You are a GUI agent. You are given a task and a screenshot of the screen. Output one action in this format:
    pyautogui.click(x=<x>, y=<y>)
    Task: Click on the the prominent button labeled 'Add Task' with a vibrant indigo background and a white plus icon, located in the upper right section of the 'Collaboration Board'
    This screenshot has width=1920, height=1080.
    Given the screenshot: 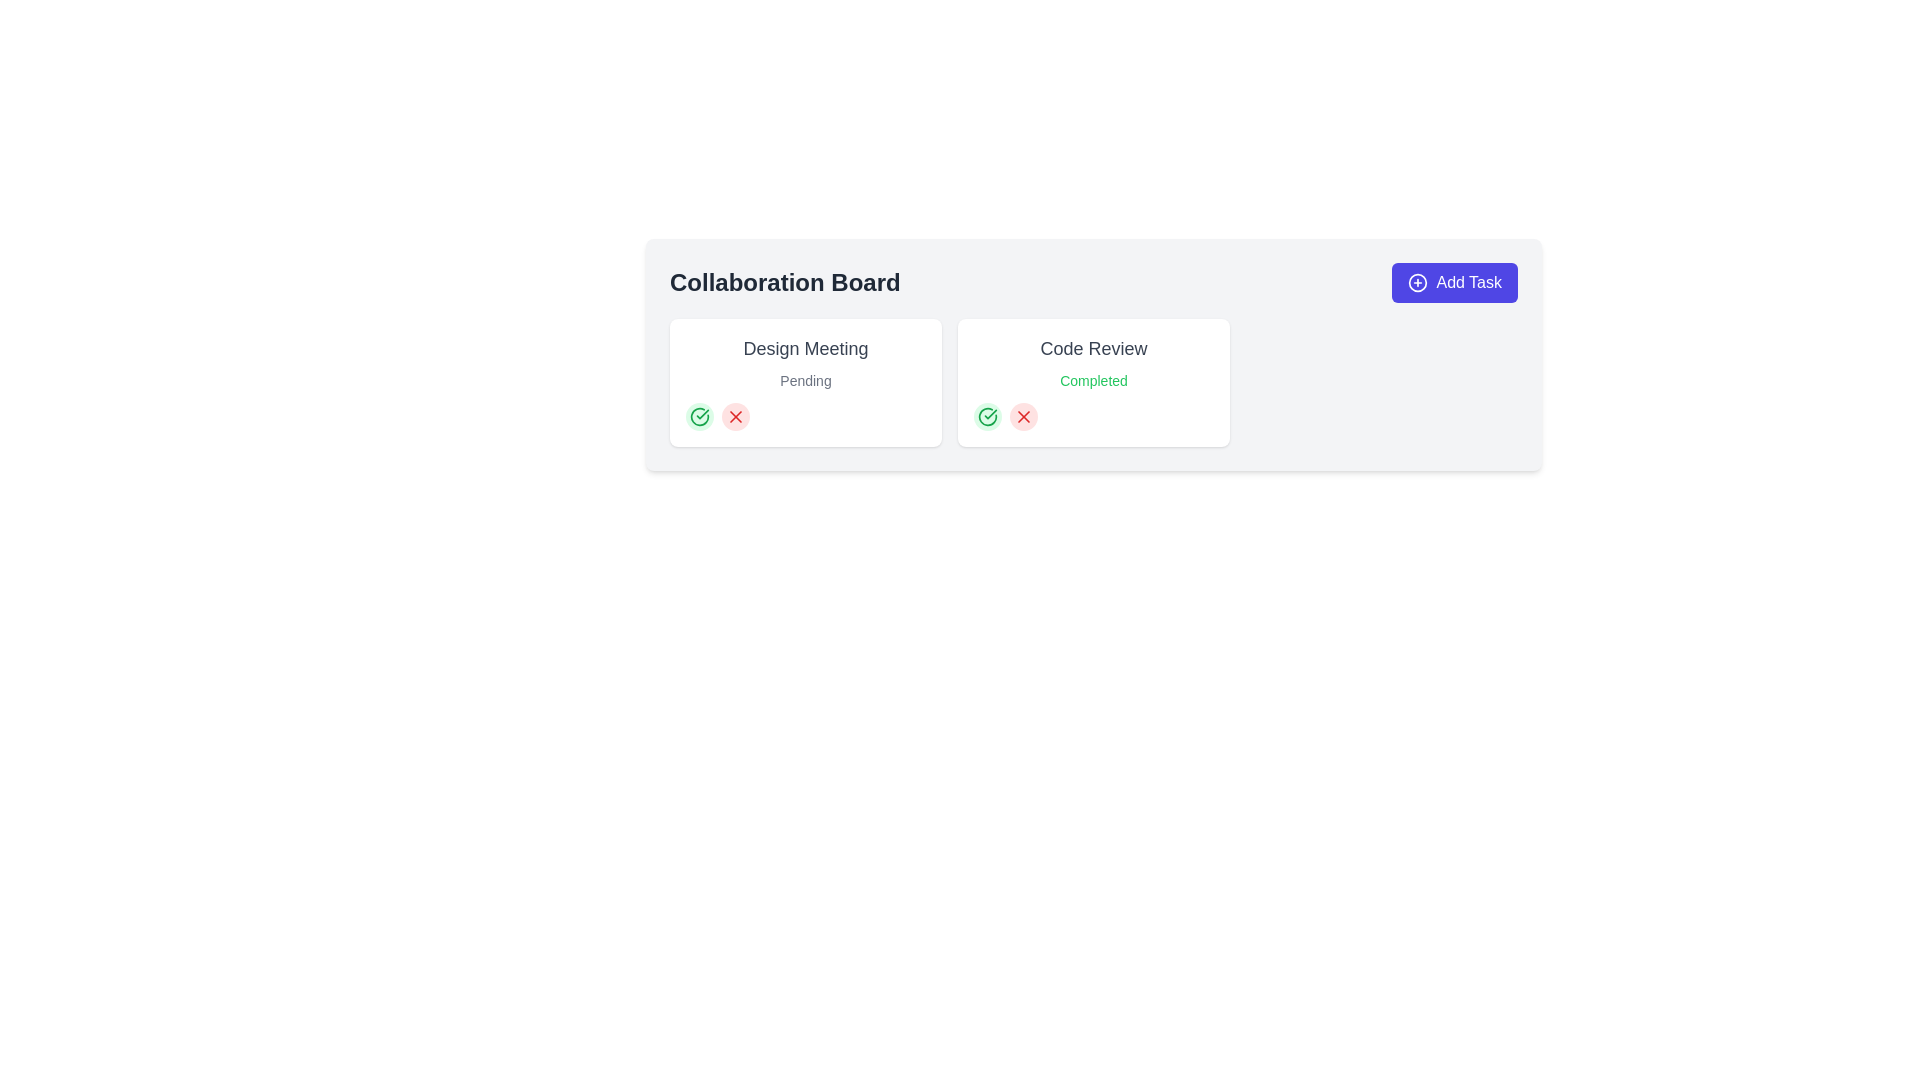 What is the action you would take?
    pyautogui.click(x=1455, y=282)
    